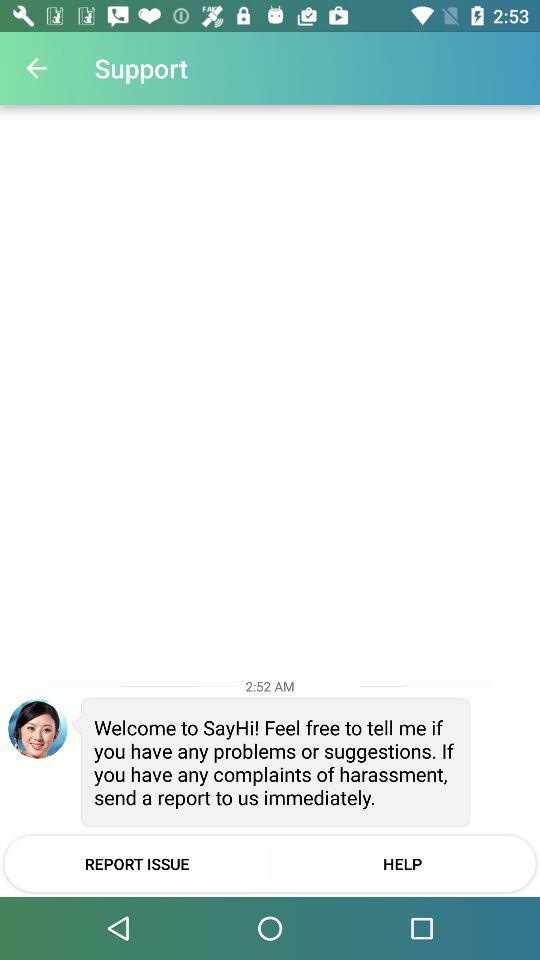  I want to click on the icon above the 2:52 am, so click(36, 68).